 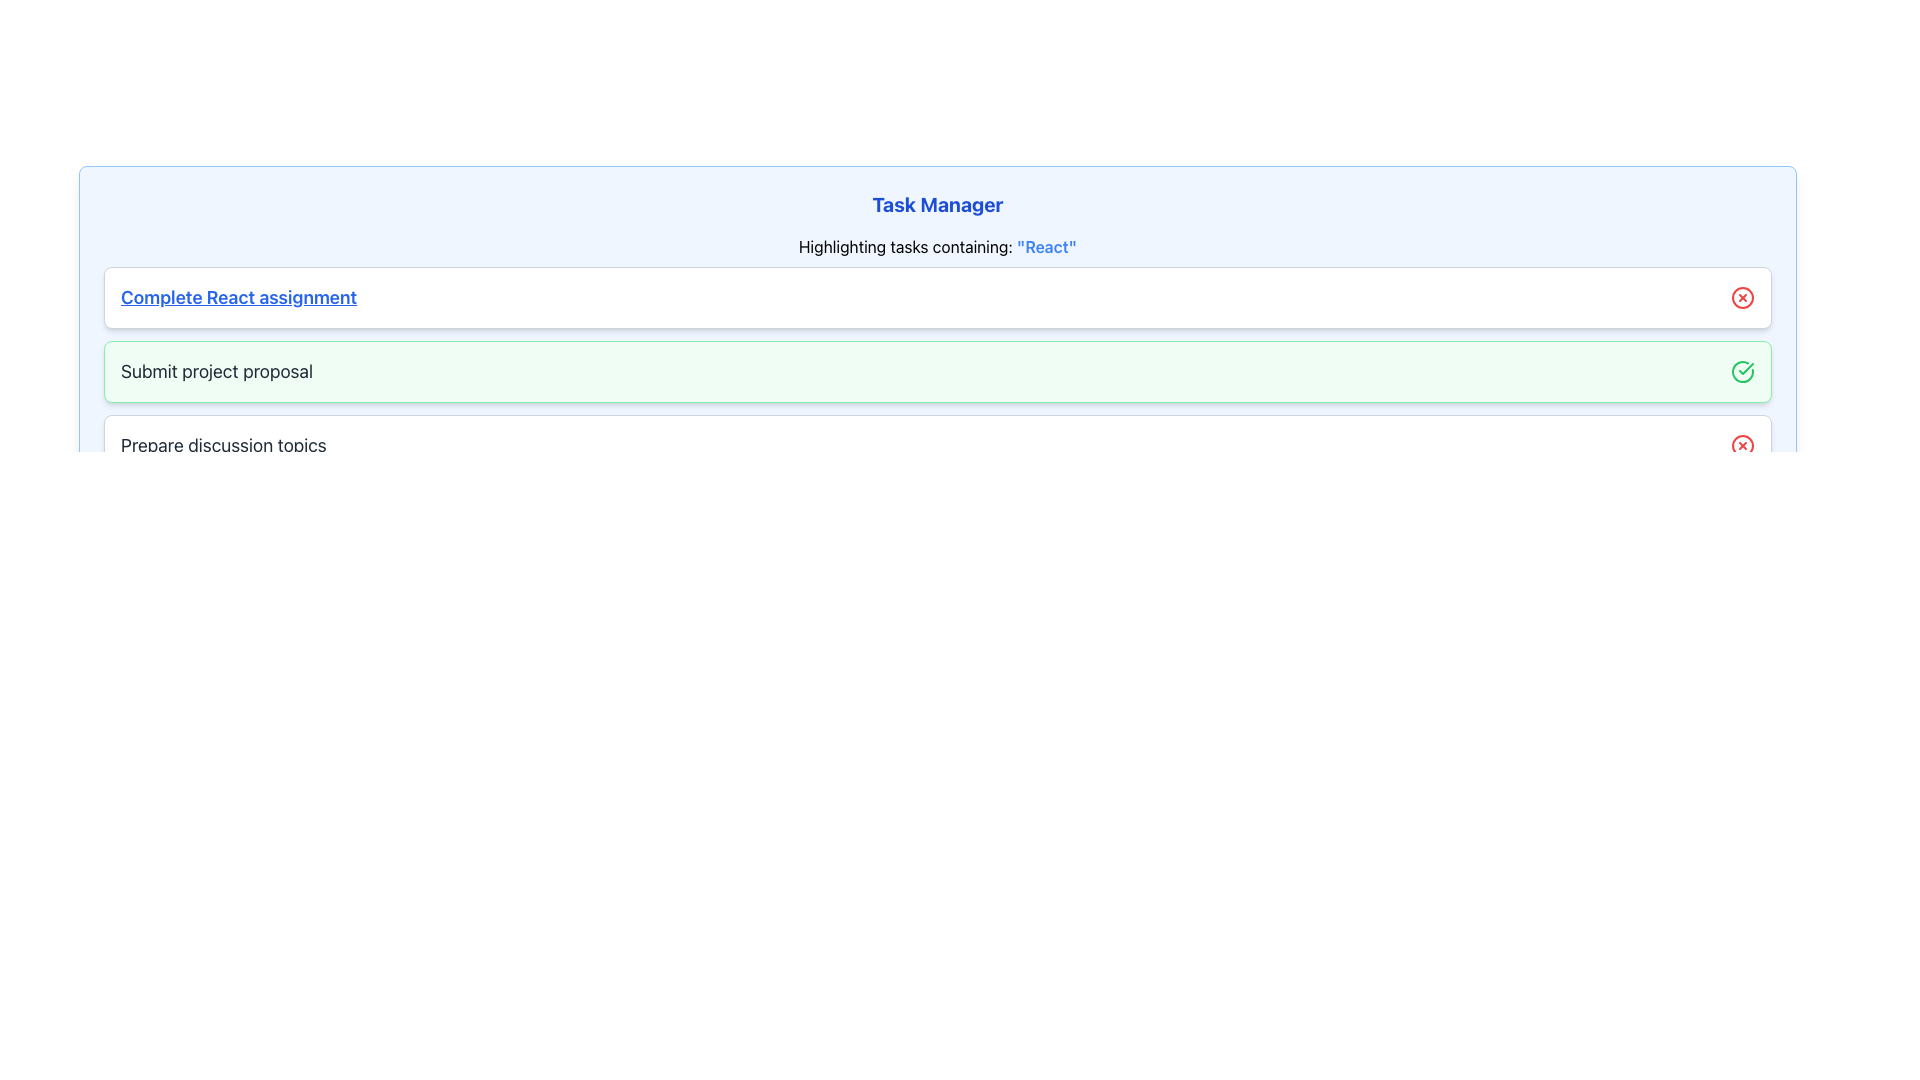 What do you see at coordinates (1741, 297) in the screenshot?
I see `the delete or close button located in the top-right corner of the 'Complete React assignment' task box` at bounding box center [1741, 297].